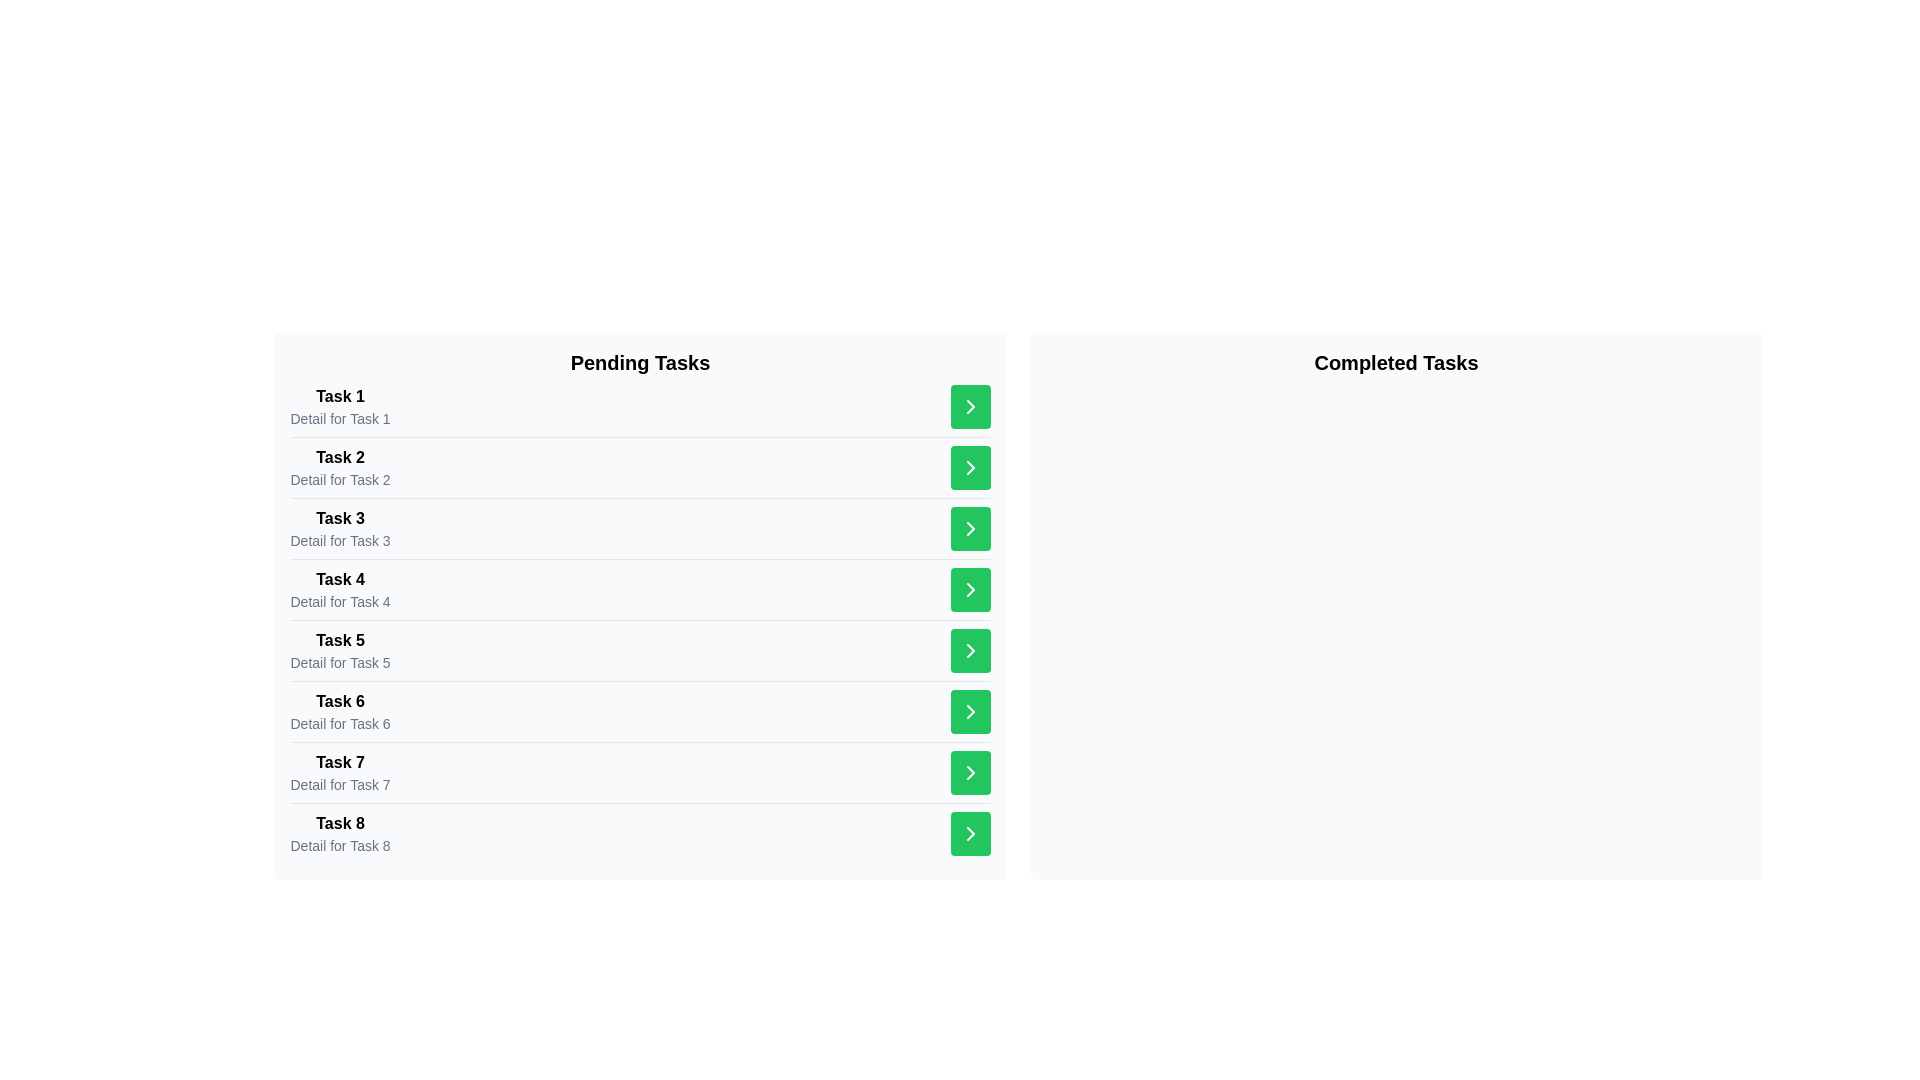 This screenshot has width=1920, height=1080. Describe the element at coordinates (970, 589) in the screenshot. I see `the sixth chevron button under the 'Pending Tasks' section` at that location.